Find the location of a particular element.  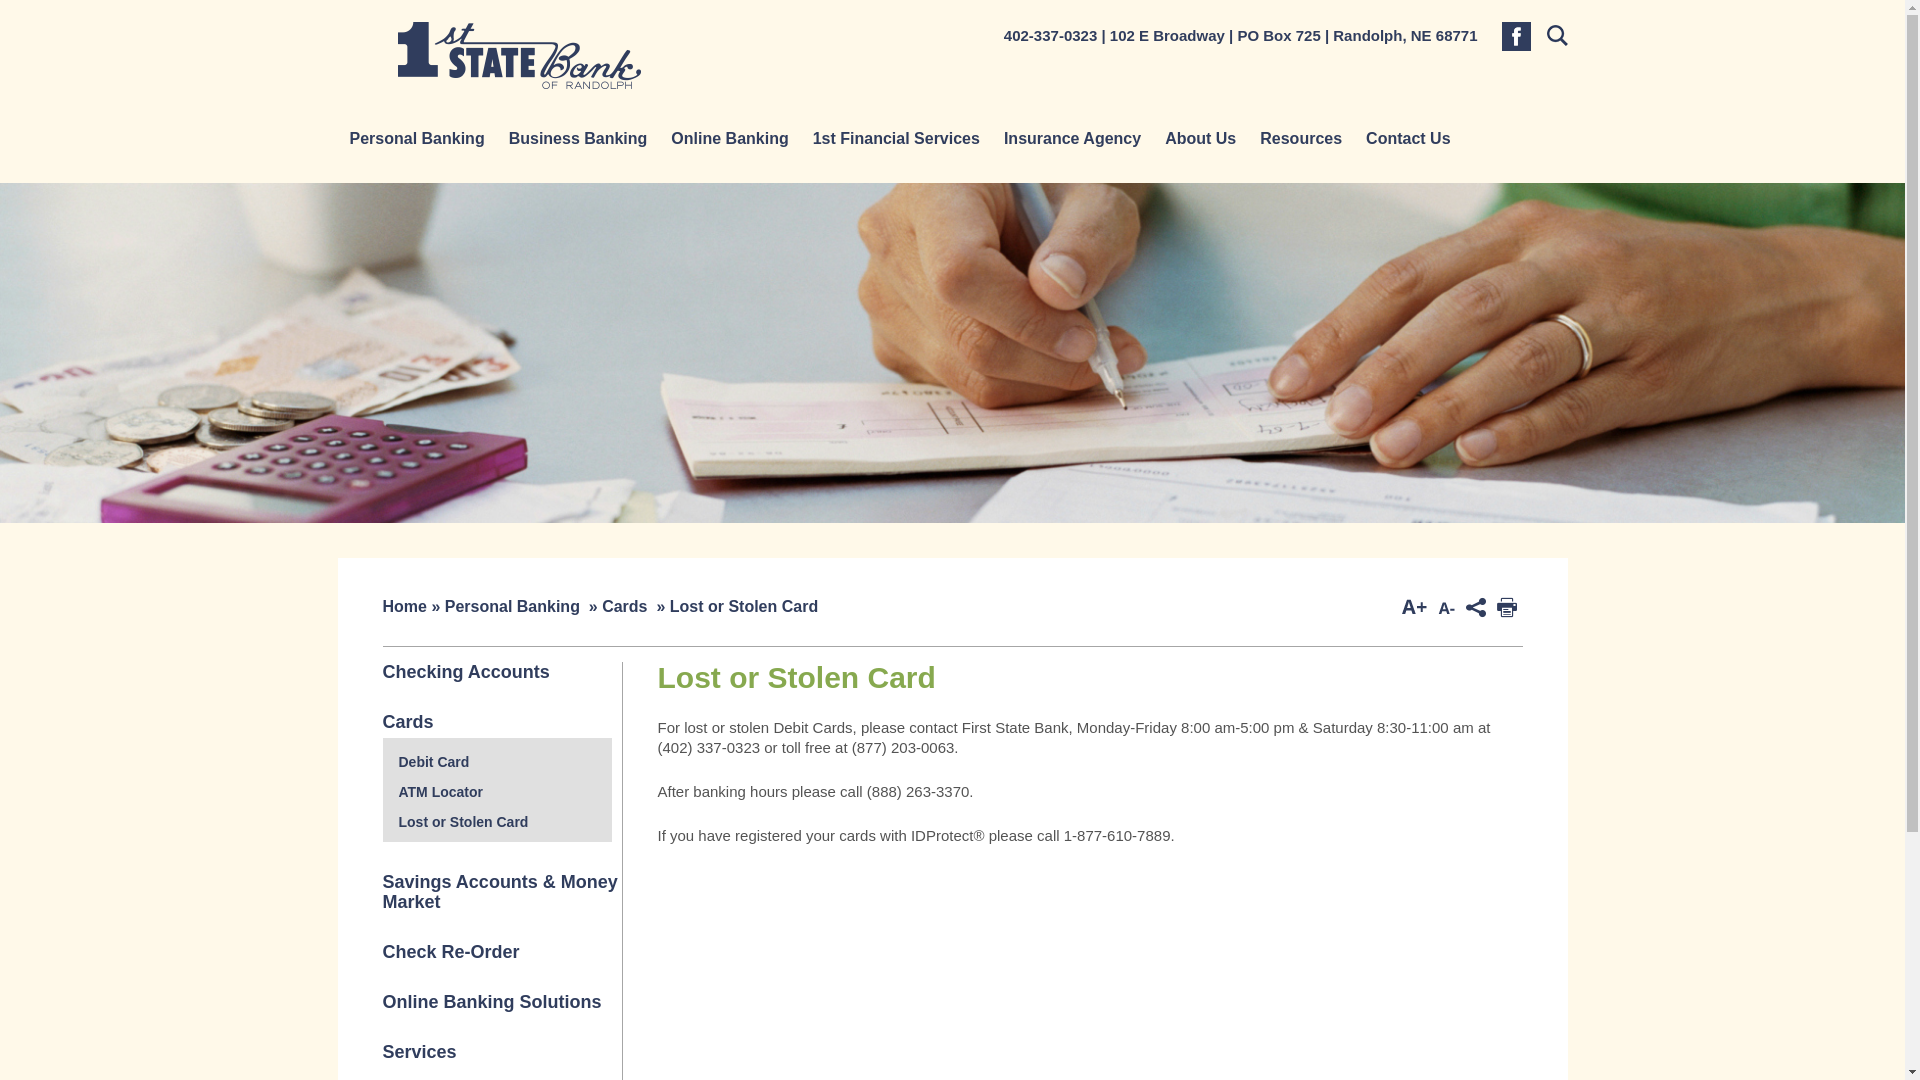

'Online Banking' is located at coordinates (728, 137).